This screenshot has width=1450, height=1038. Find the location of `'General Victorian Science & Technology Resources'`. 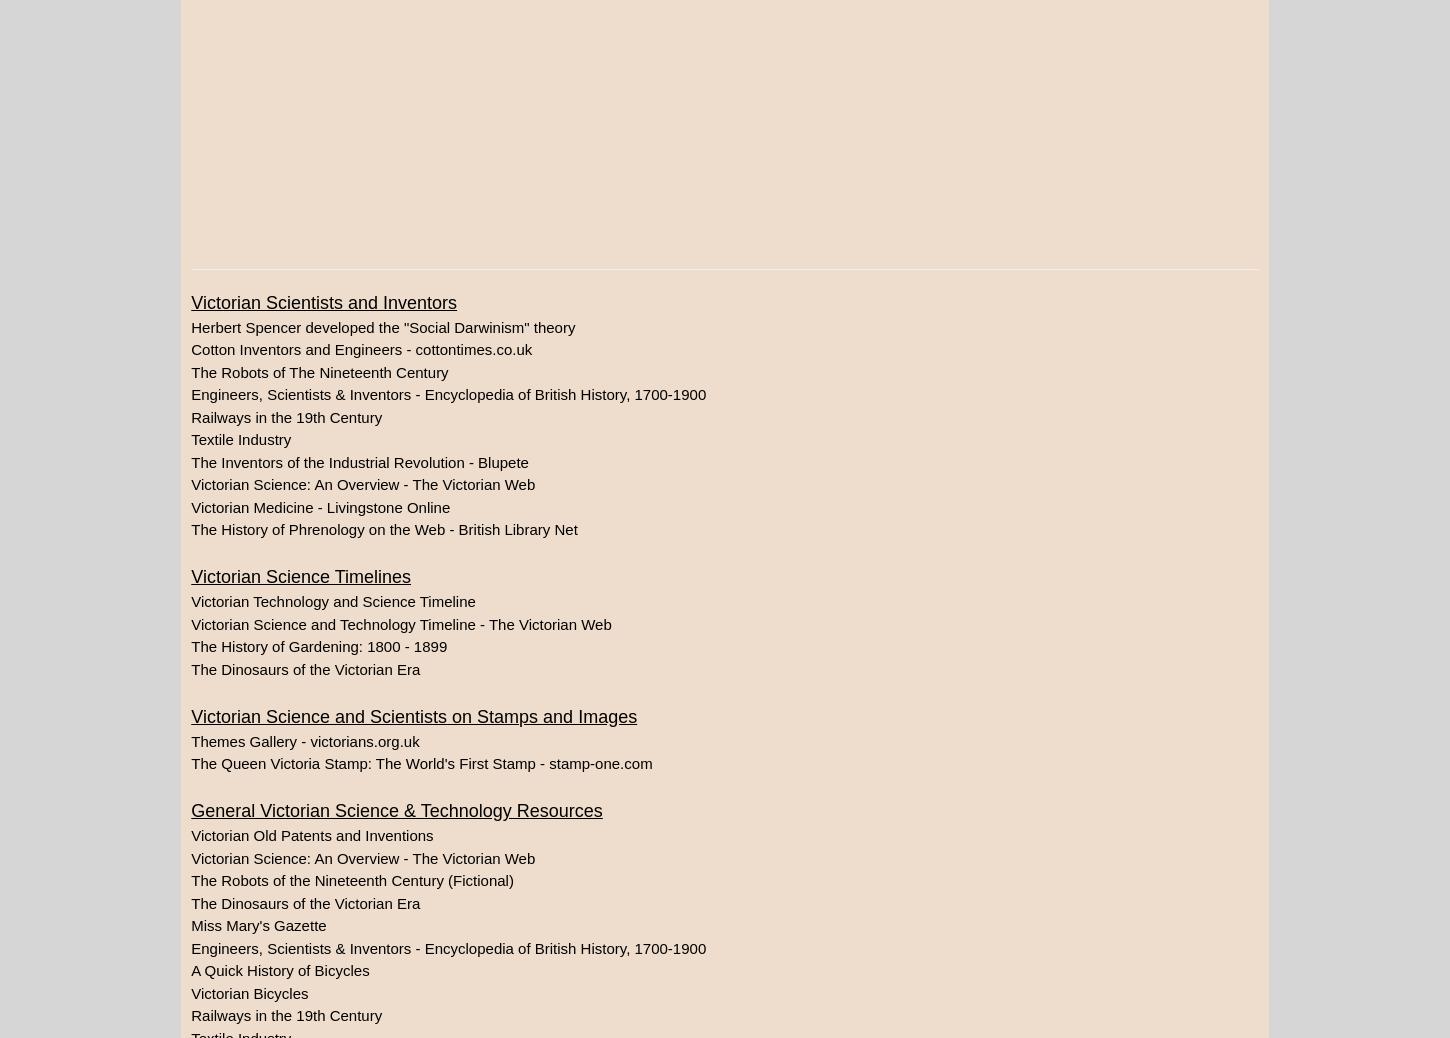

'General Victorian Science & Technology Resources' is located at coordinates (395, 810).